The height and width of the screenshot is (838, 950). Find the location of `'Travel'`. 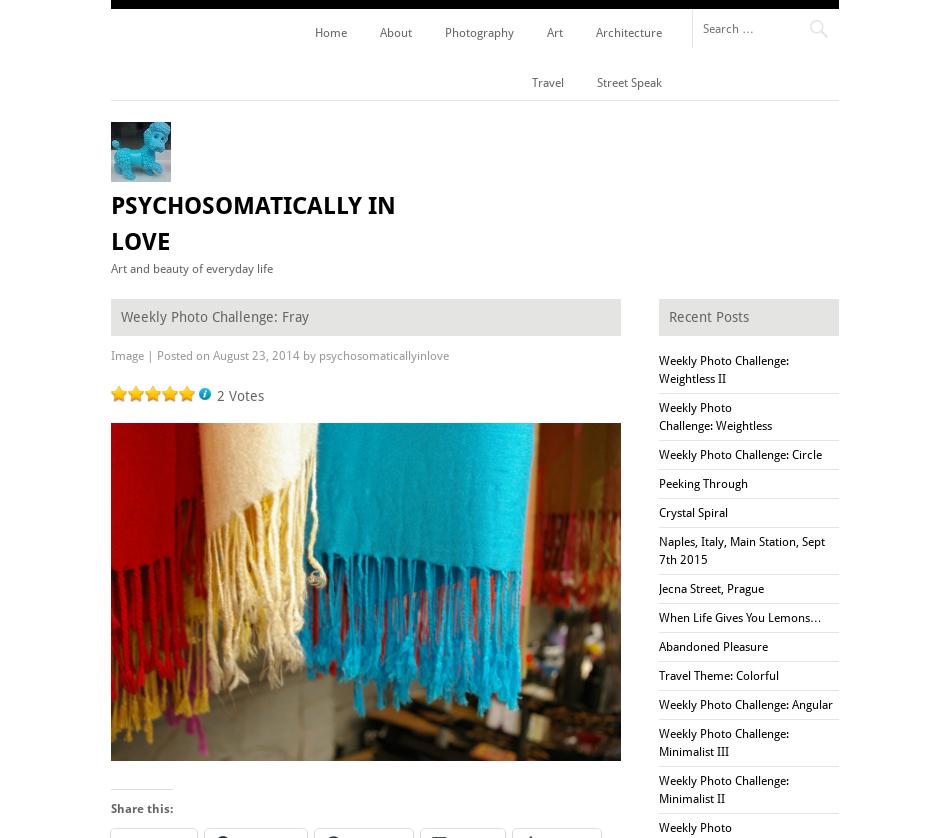

'Travel' is located at coordinates (547, 82).